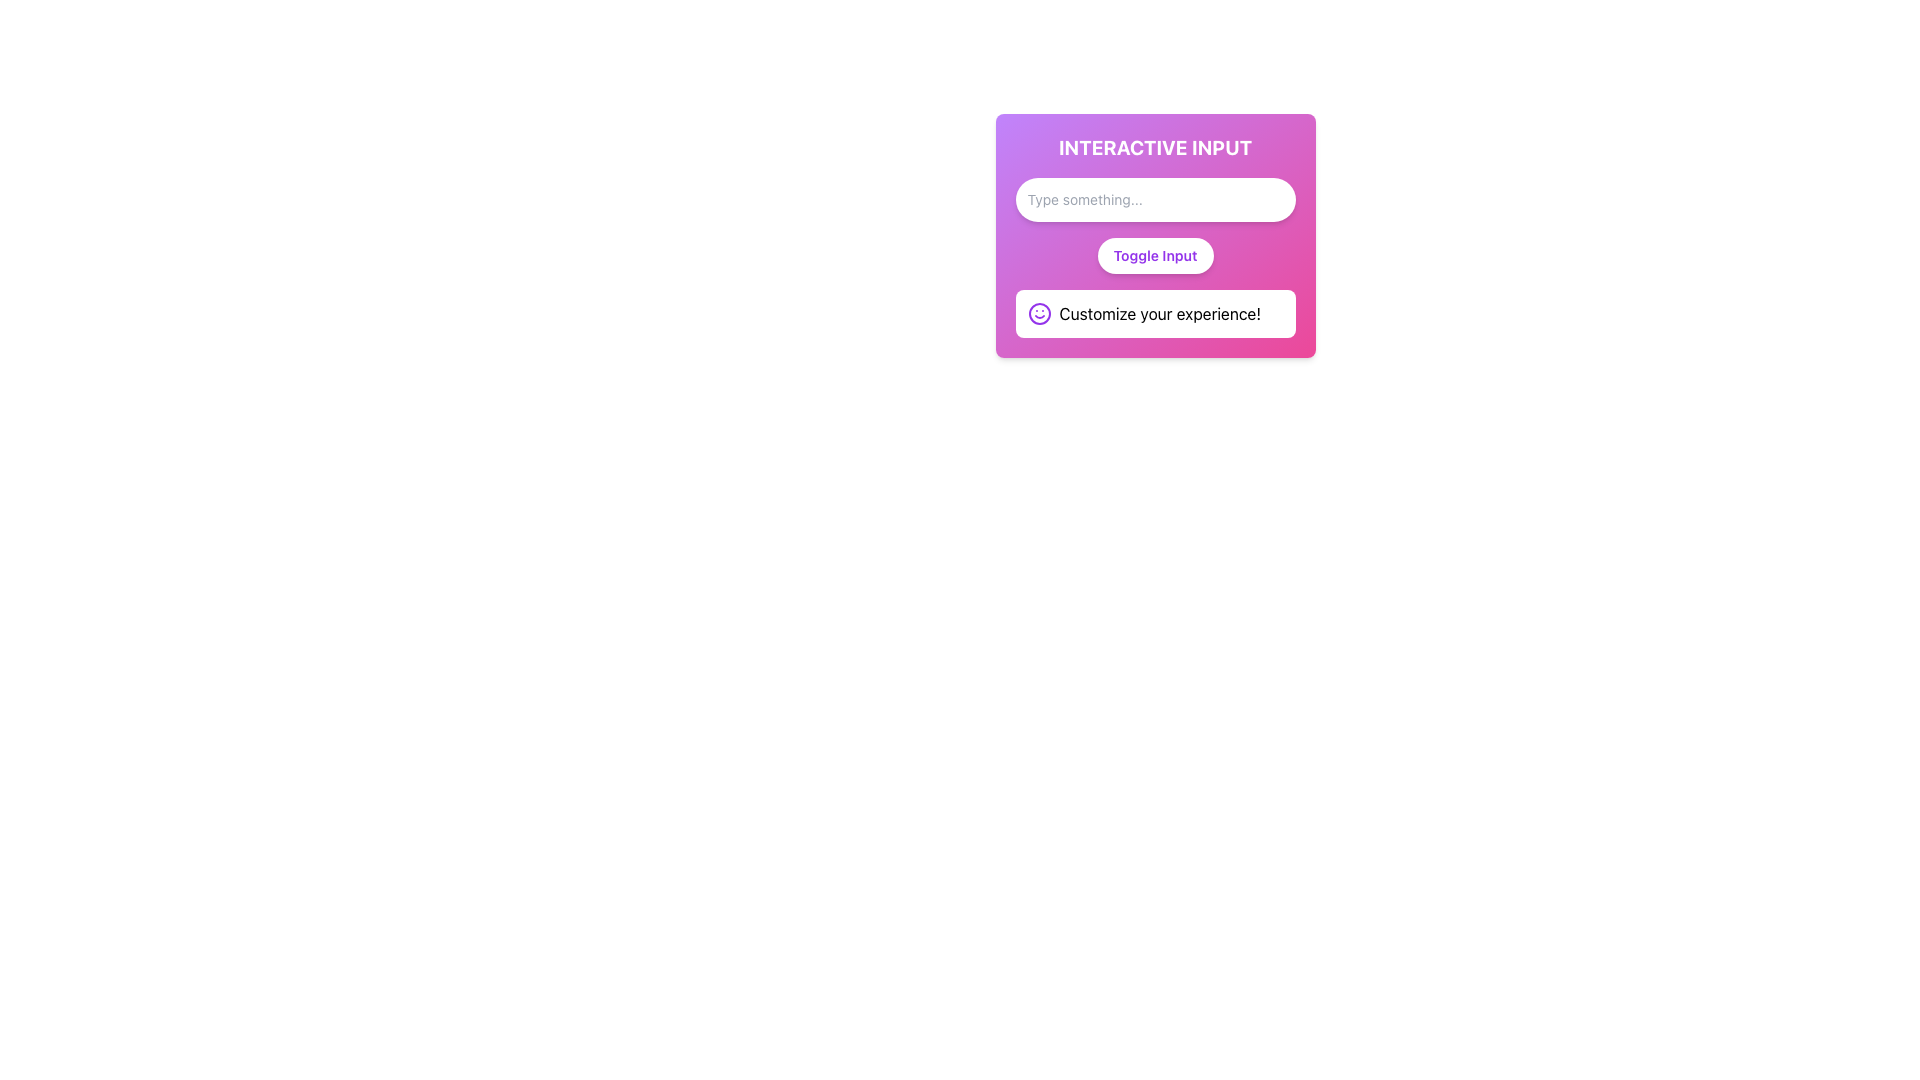 This screenshot has height=1080, width=1920. What do you see at coordinates (1039, 313) in the screenshot?
I see `the icon located to the left of the 'Customize your experience!' message, which serves as a visual representation of the message` at bounding box center [1039, 313].